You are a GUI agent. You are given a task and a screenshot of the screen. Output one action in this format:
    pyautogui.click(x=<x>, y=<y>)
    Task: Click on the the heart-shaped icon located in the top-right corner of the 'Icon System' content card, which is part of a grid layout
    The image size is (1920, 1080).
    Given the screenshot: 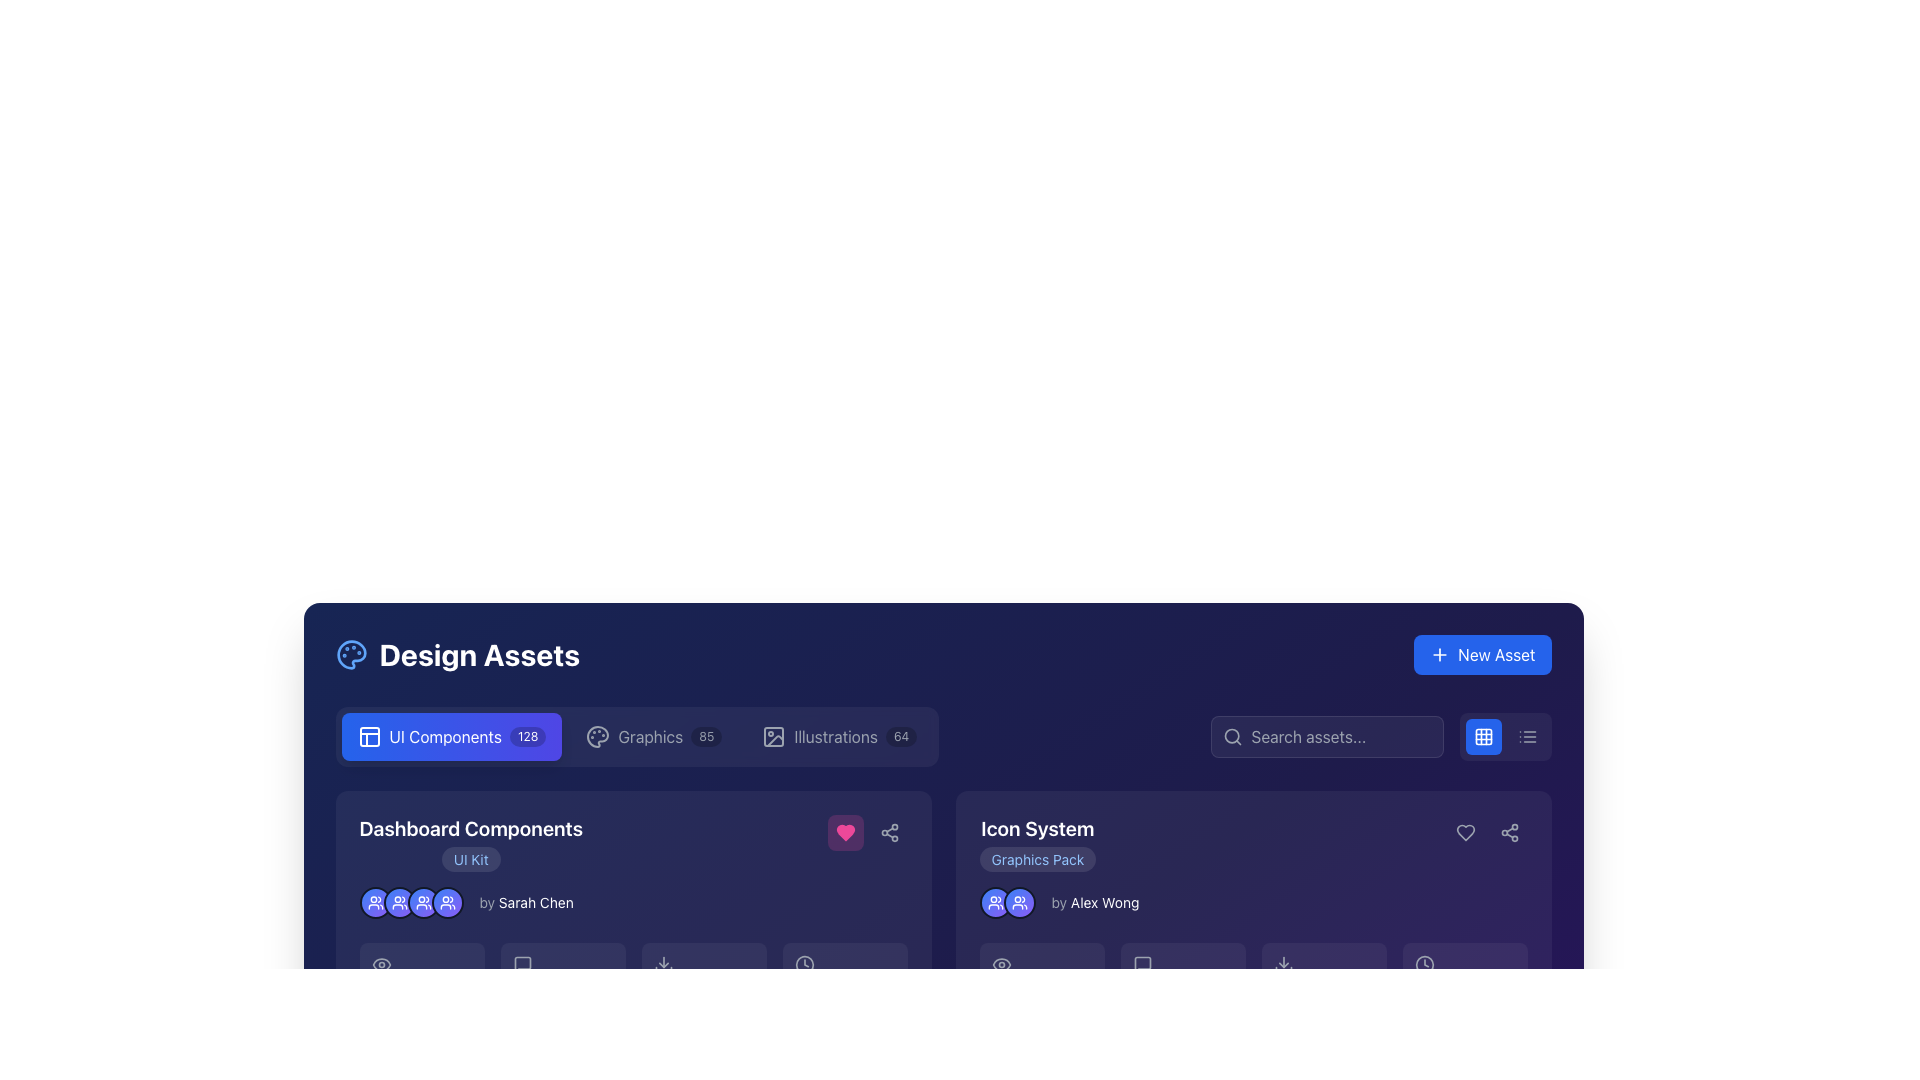 What is the action you would take?
    pyautogui.click(x=1465, y=833)
    